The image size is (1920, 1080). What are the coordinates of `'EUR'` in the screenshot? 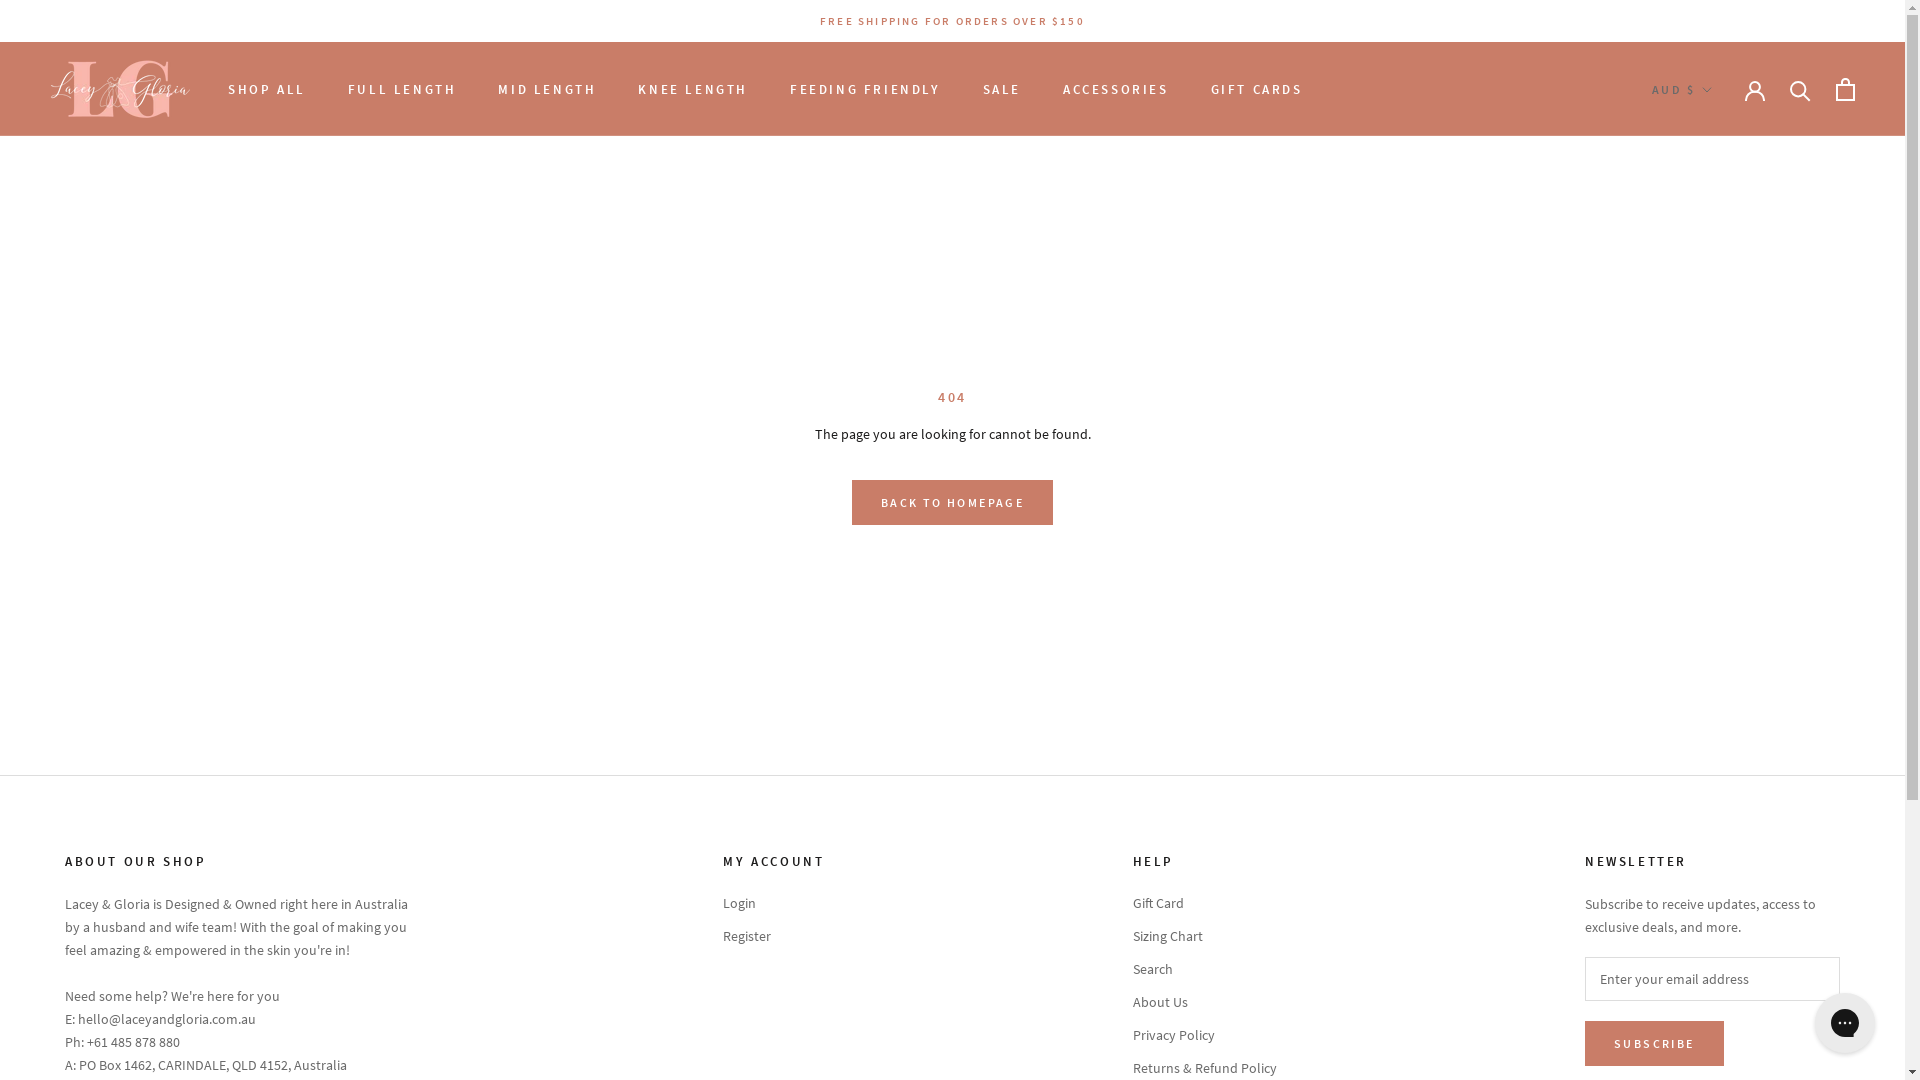 It's located at (1704, 195).